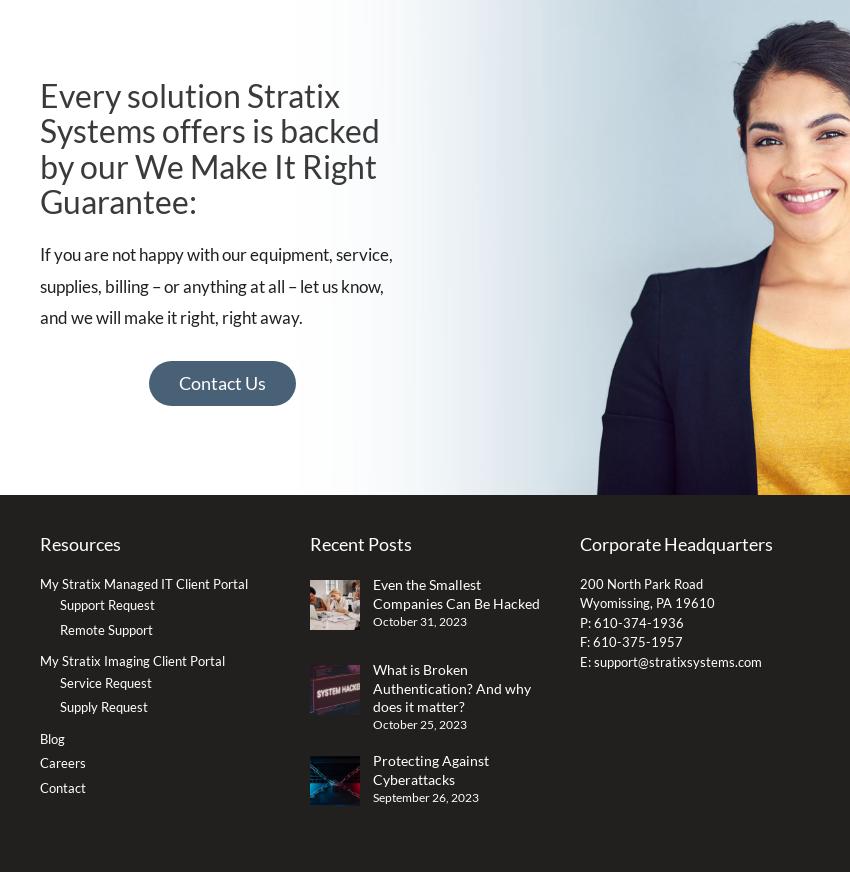 The height and width of the screenshot is (872, 850). Describe the element at coordinates (209, 147) in the screenshot. I see `'Every solution Stratix Systems offers is backed by our We Make It Right Guarantee:'` at that location.